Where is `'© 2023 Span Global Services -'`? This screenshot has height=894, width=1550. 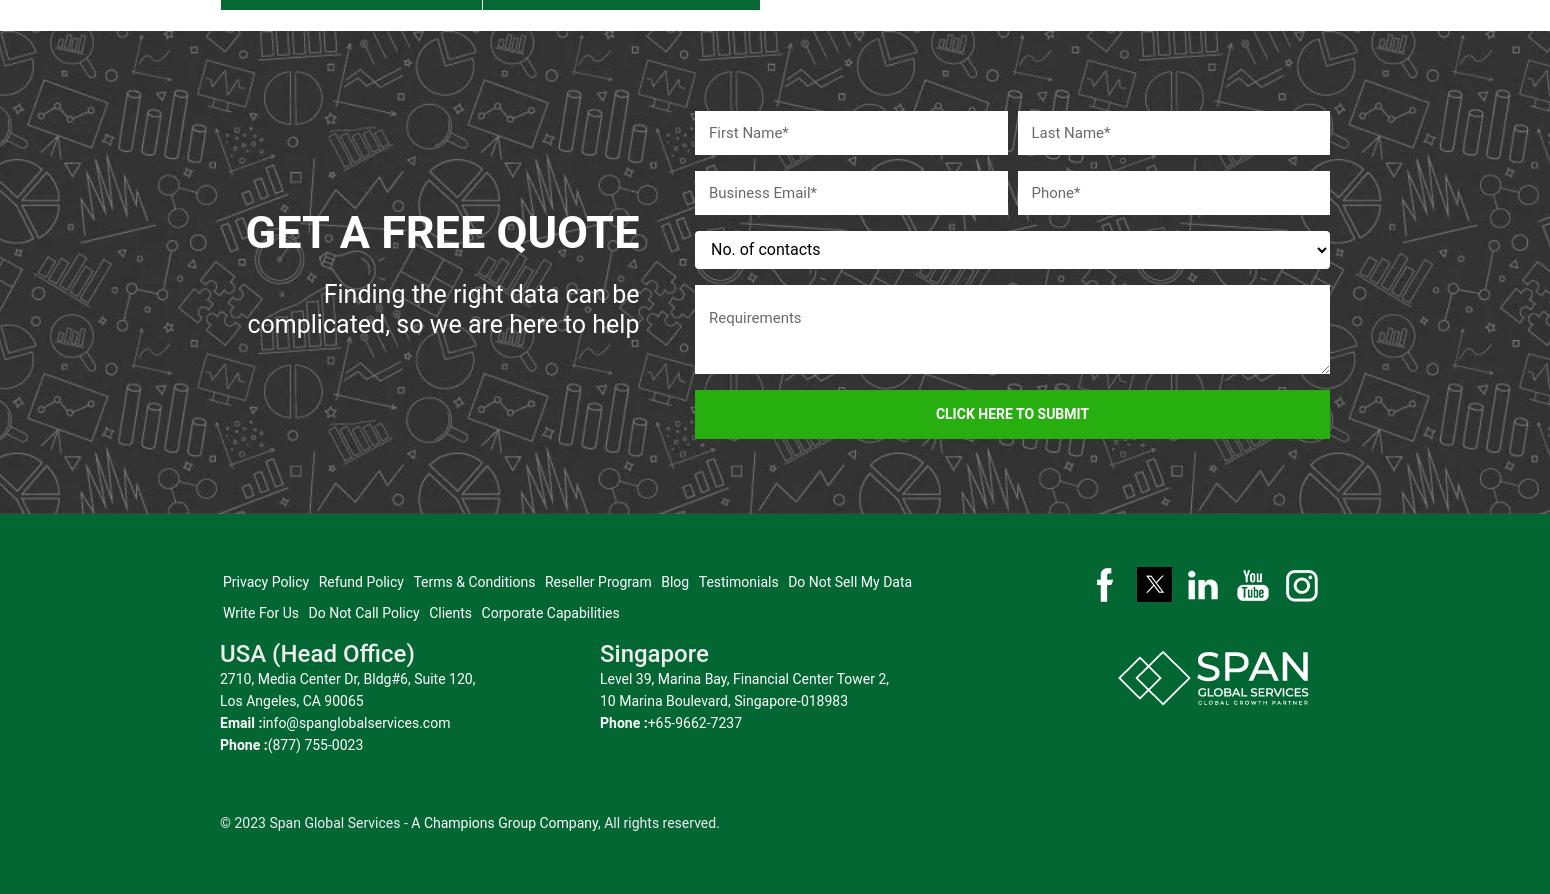 '© 2023 Span Global Services -' is located at coordinates (218, 811).